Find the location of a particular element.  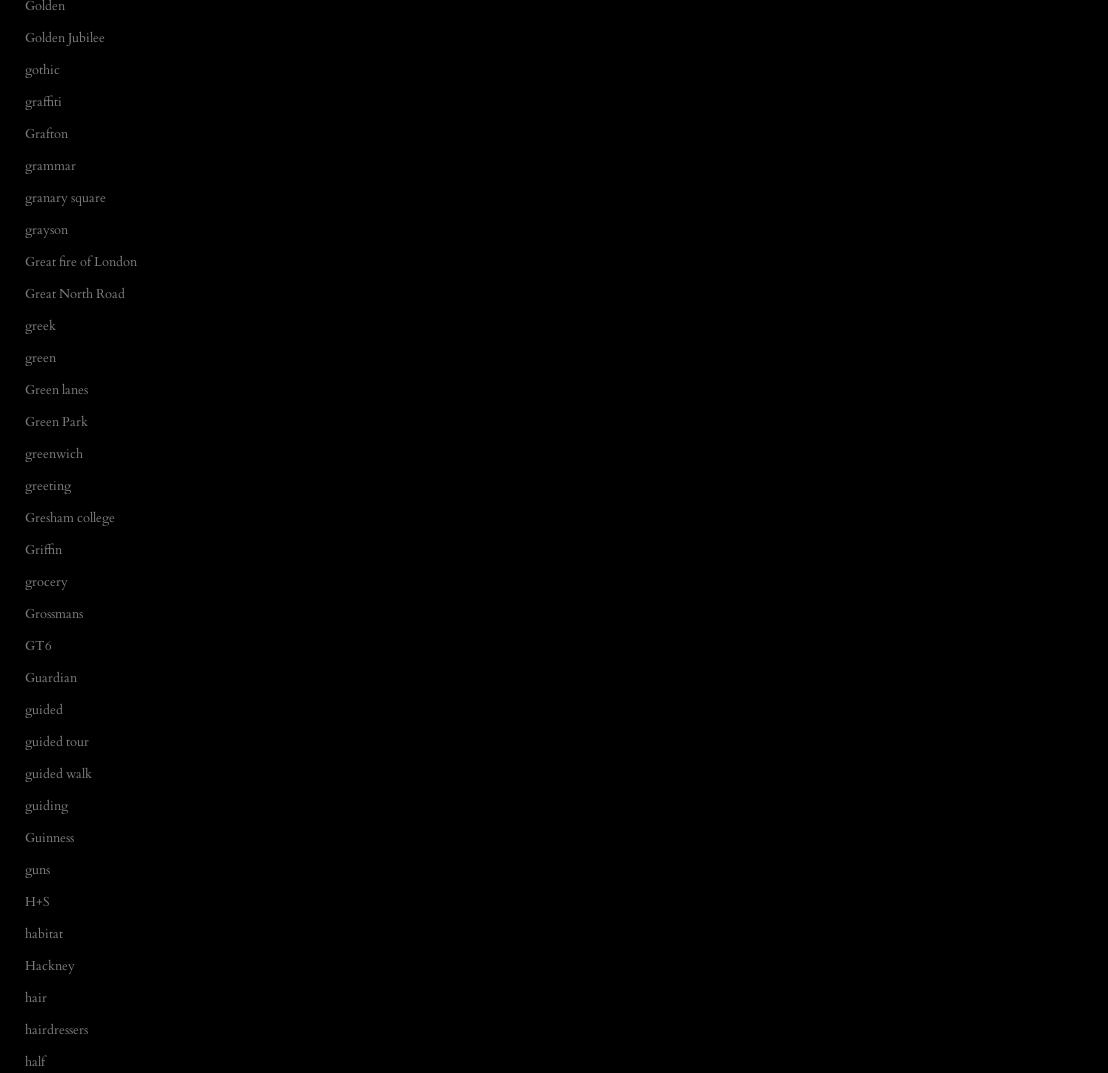

'Great North Road' is located at coordinates (25, 292).